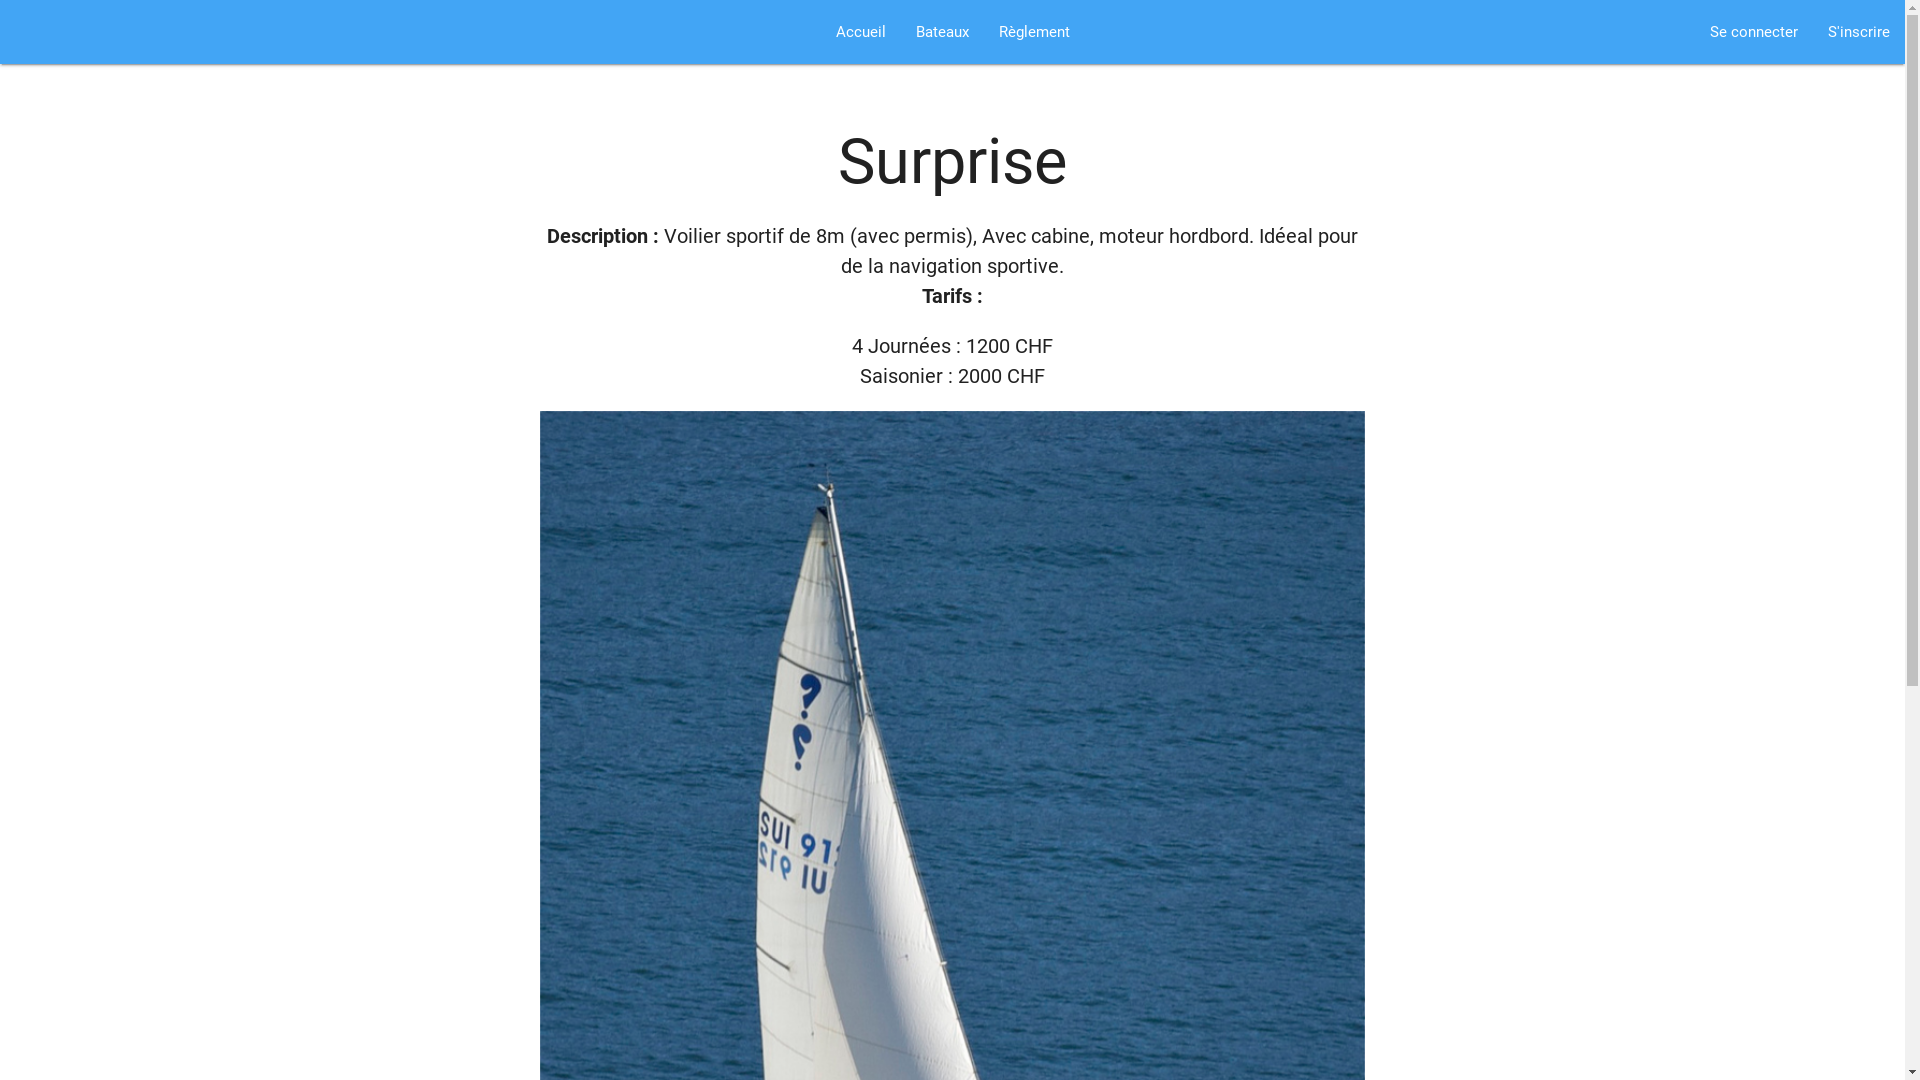 This screenshot has width=1920, height=1080. I want to click on 'Se connecter', so click(1752, 31).